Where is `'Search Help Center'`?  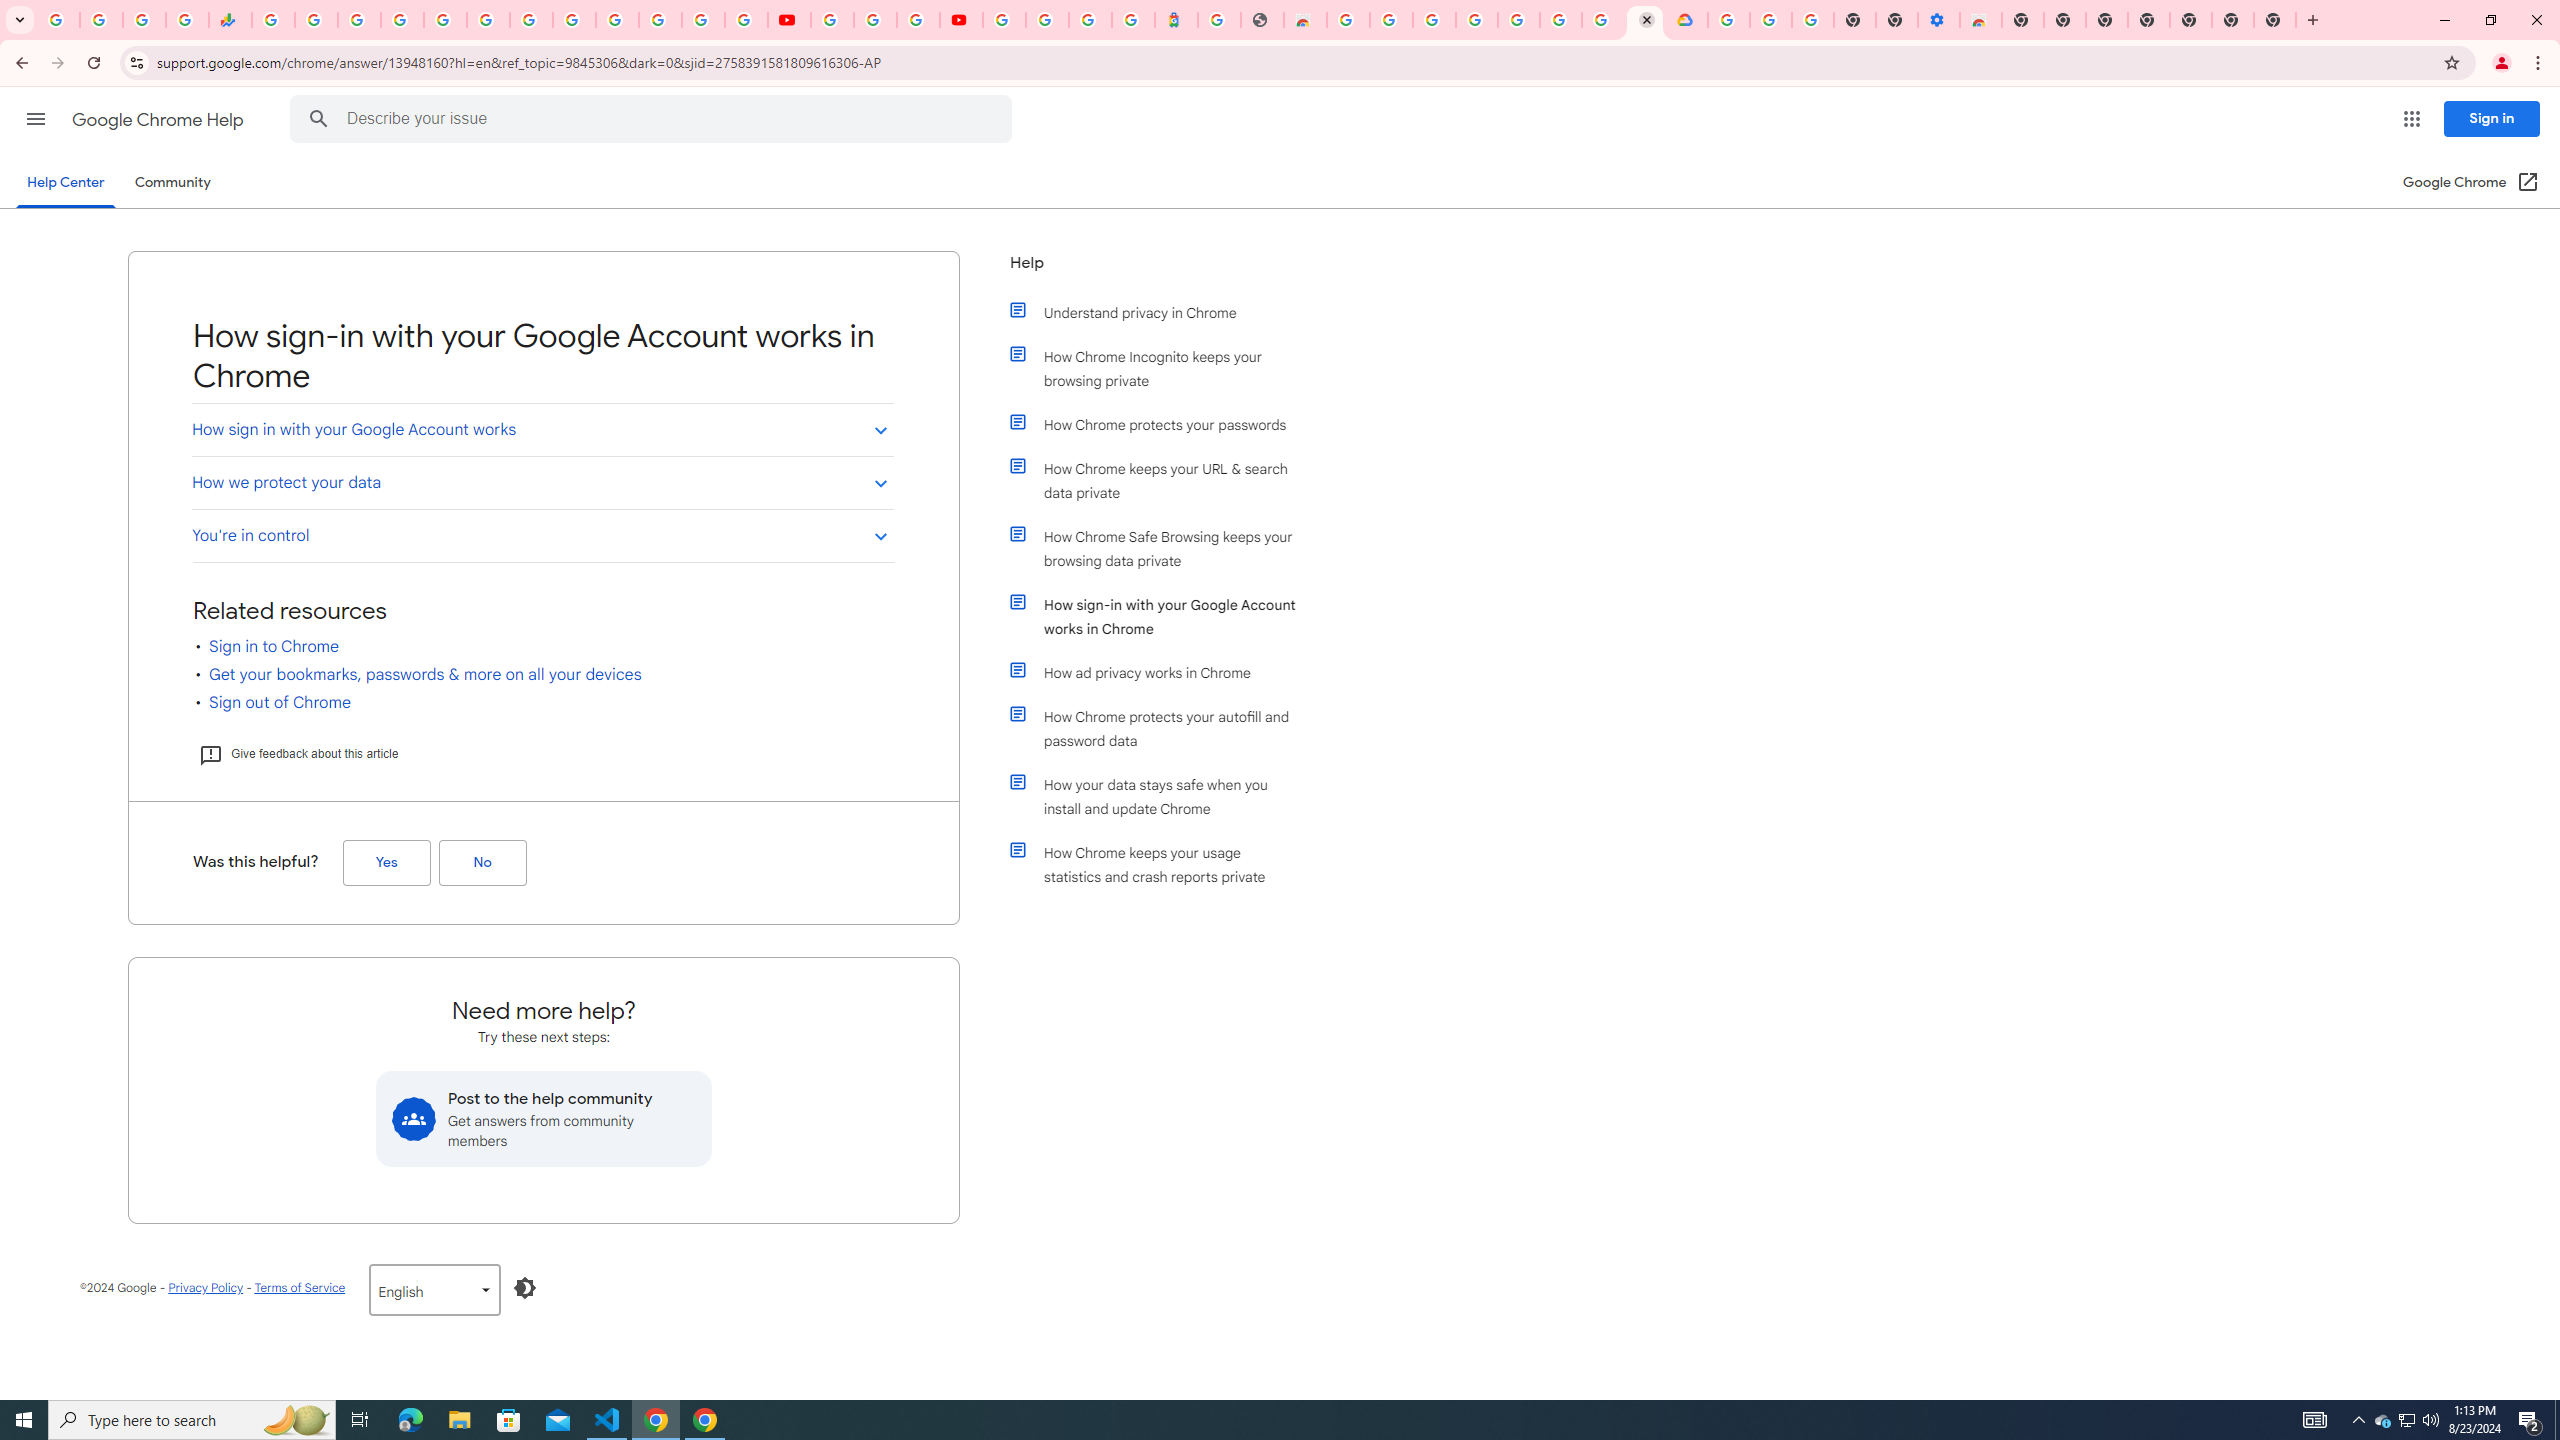 'Search Help Center' is located at coordinates (317, 118).